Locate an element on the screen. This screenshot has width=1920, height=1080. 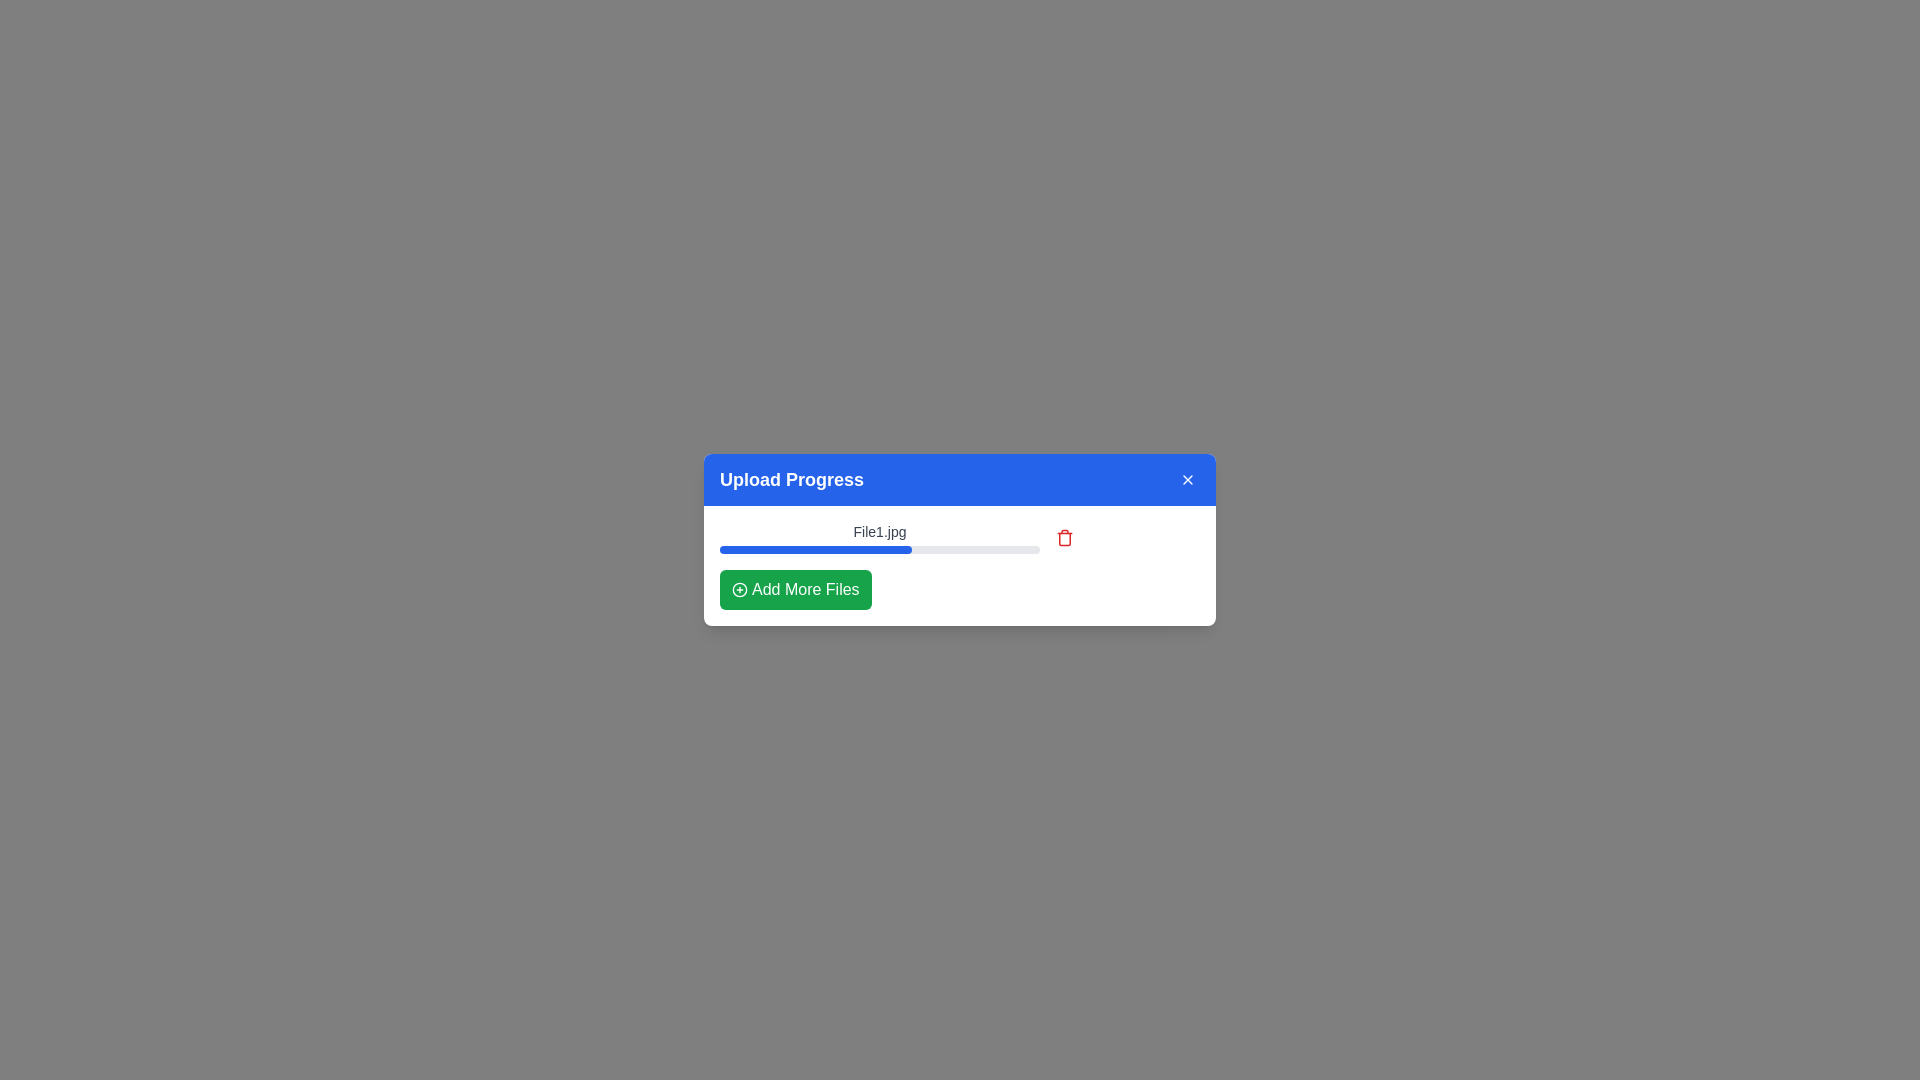
the green button labeled 'Add More Files' with a circular plus icon is located at coordinates (794, 589).